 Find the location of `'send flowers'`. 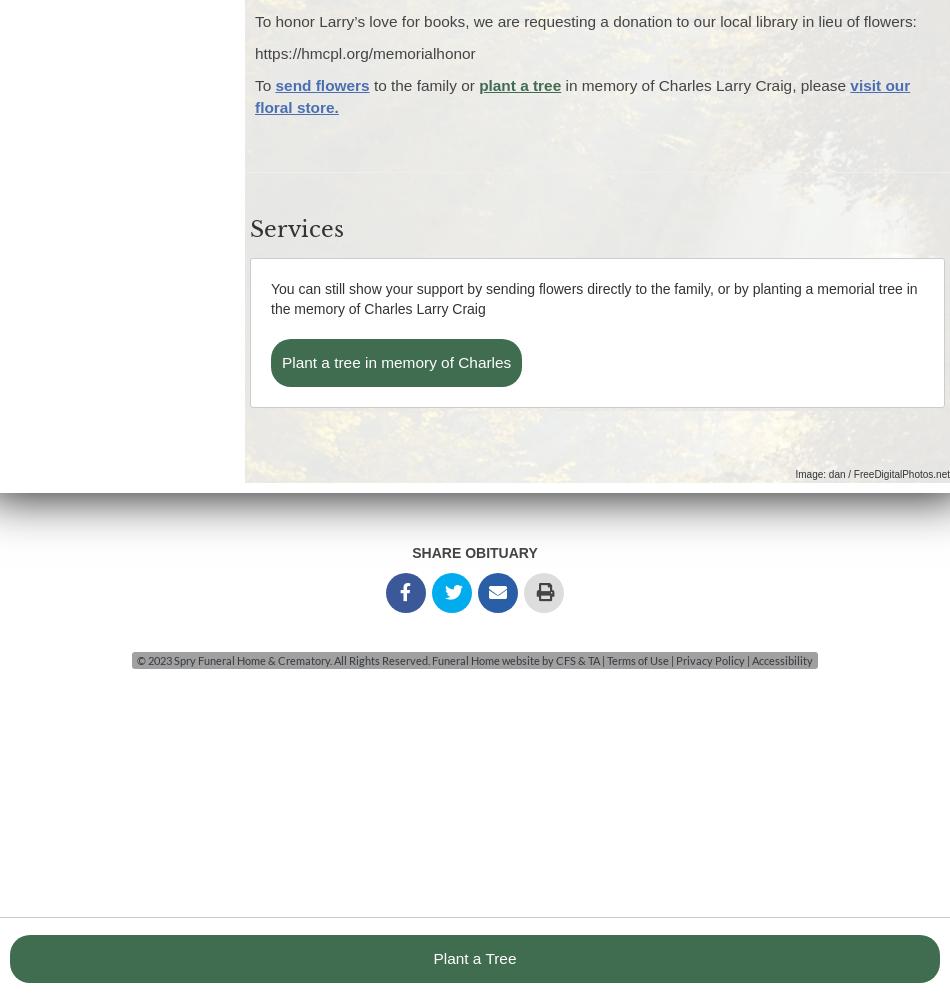

'send flowers' is located at coordinates (320, 84).